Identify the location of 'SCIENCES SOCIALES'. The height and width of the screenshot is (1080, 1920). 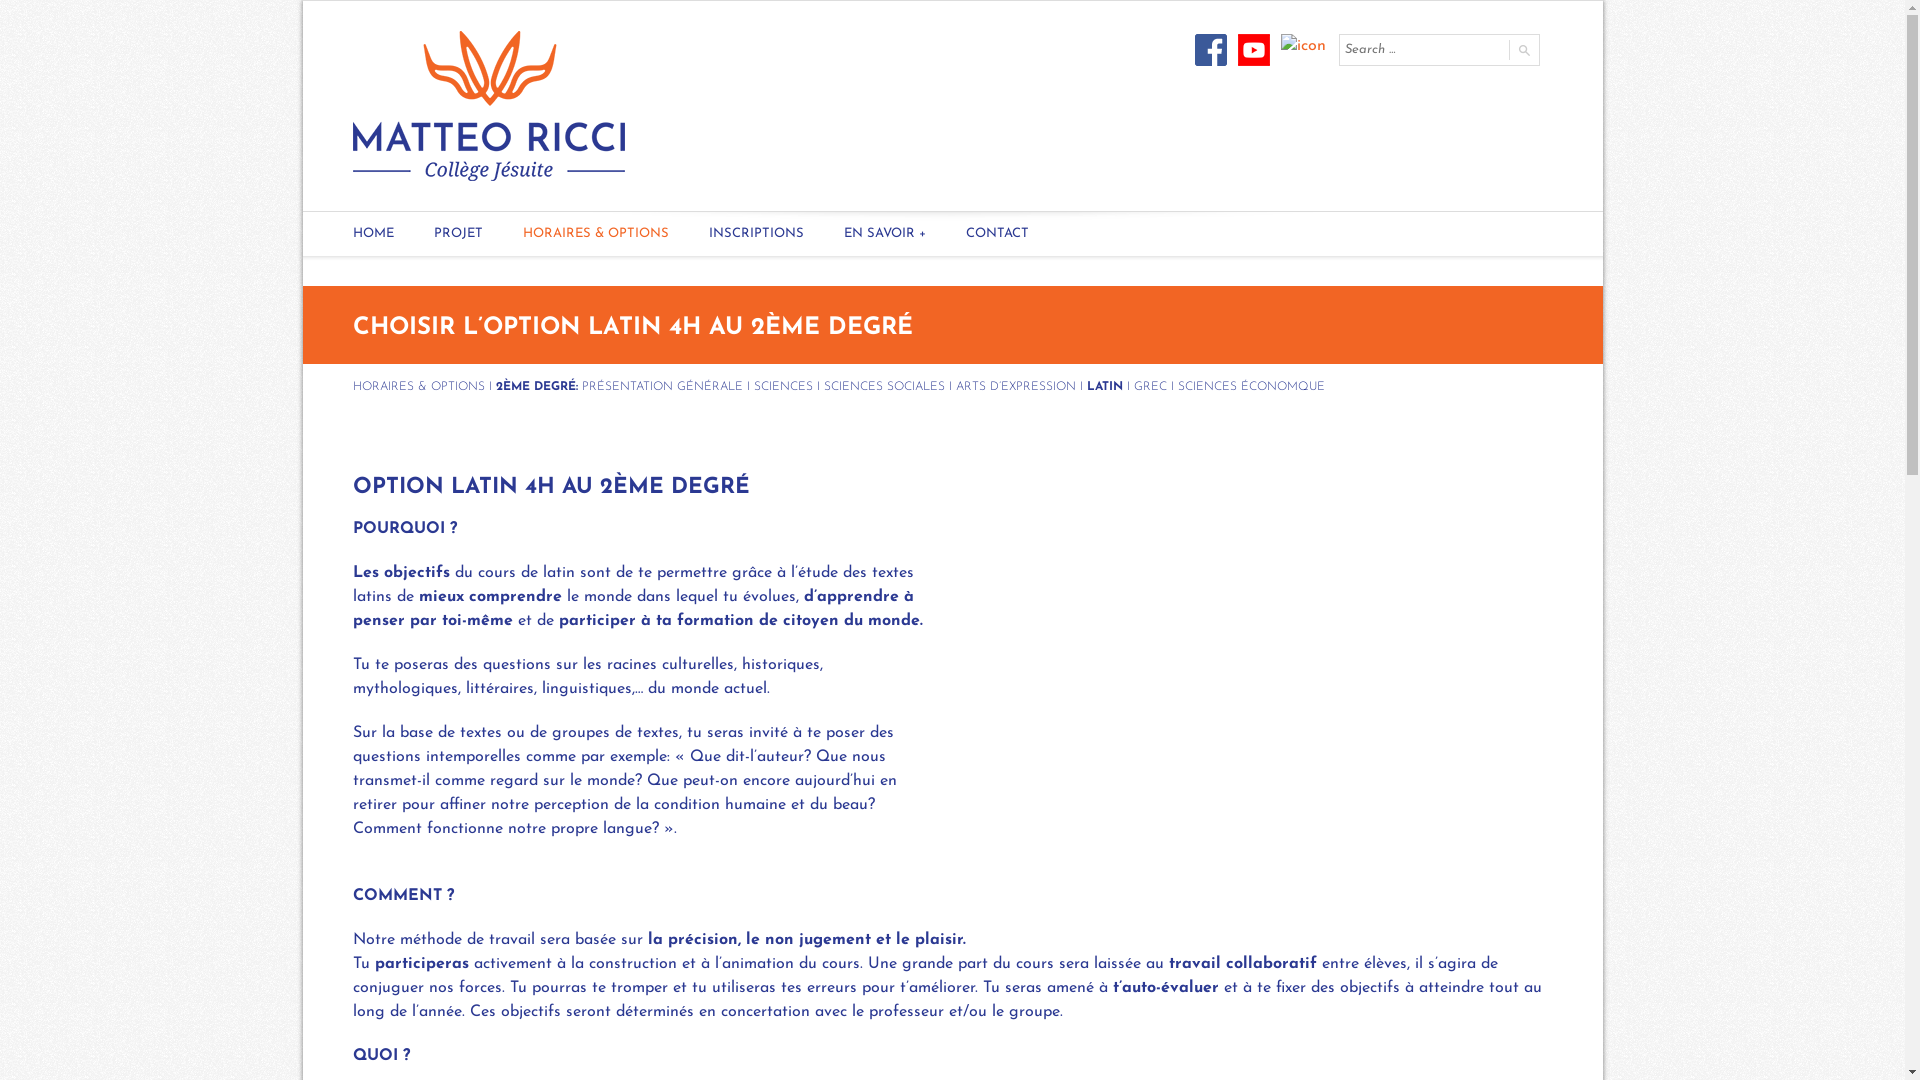
(883, 386).